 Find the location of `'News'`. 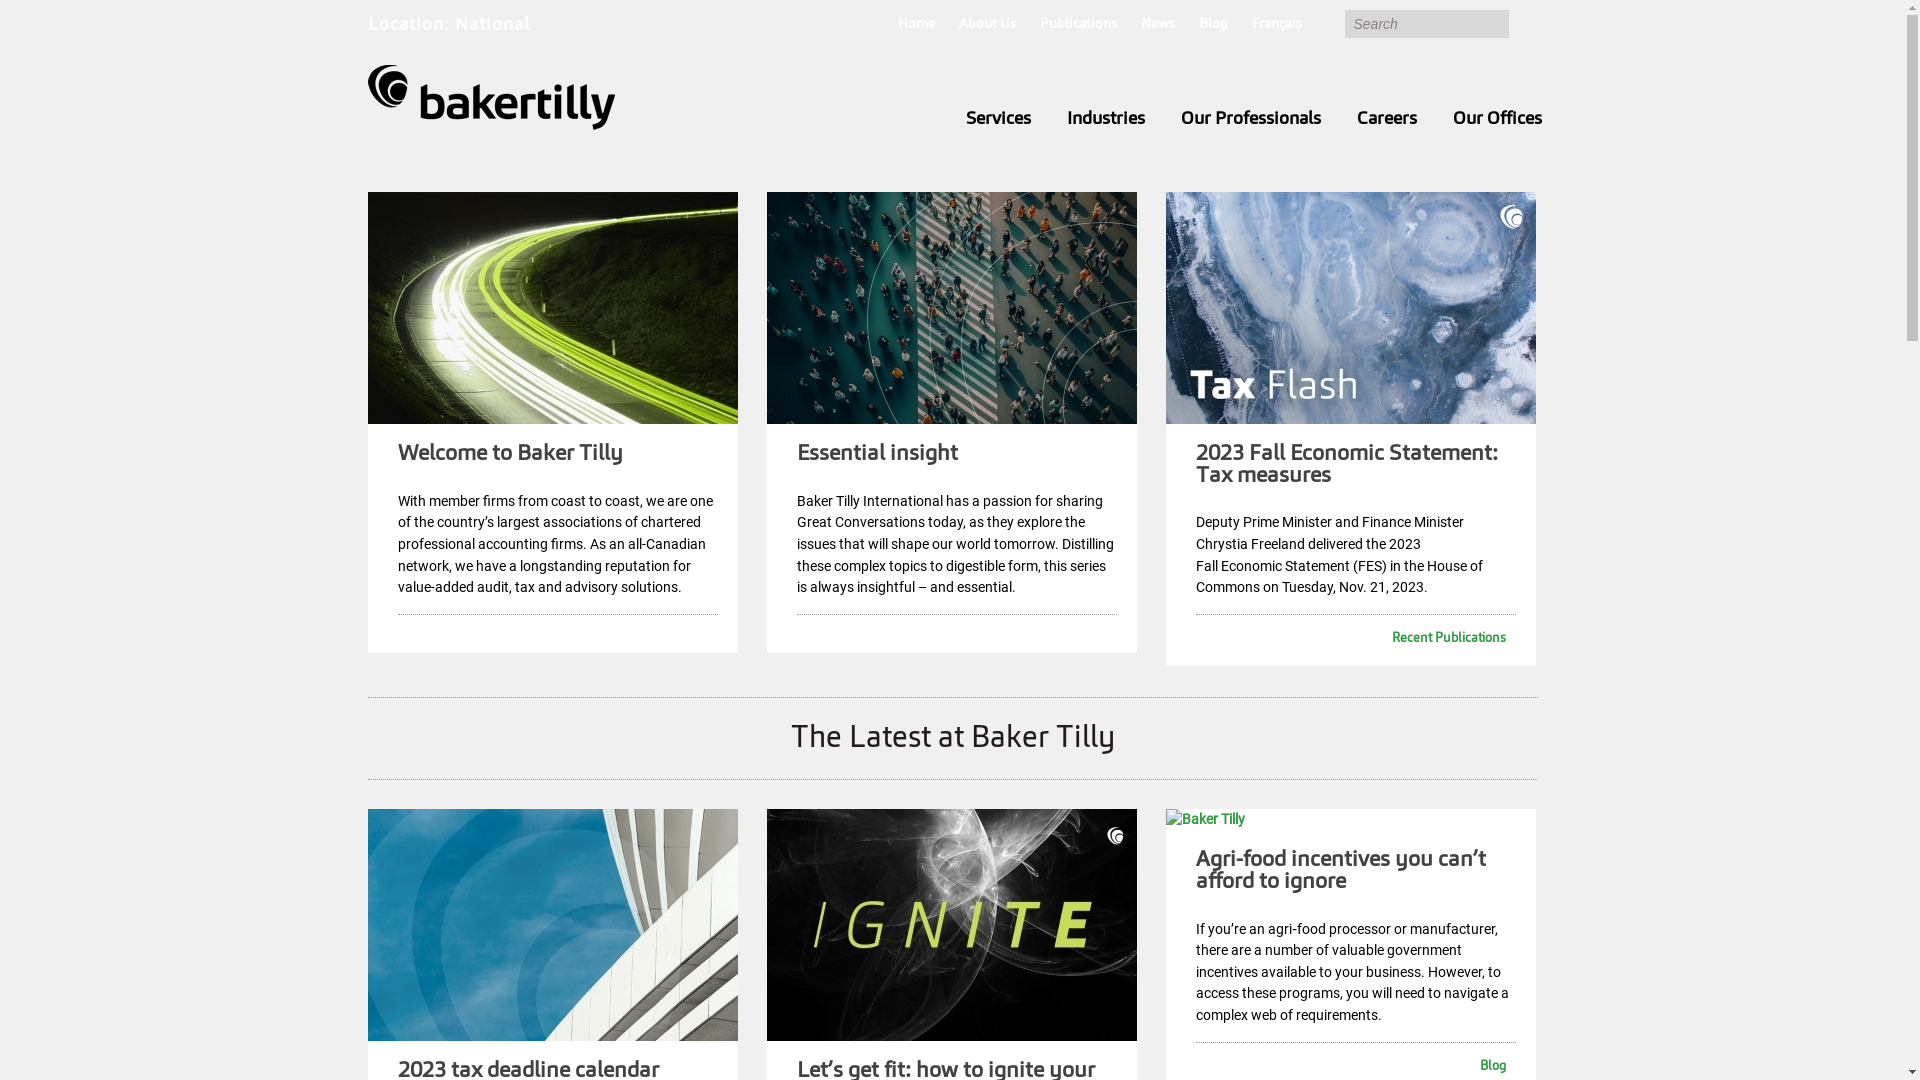

'News' is located at coordinates (1156, 25).